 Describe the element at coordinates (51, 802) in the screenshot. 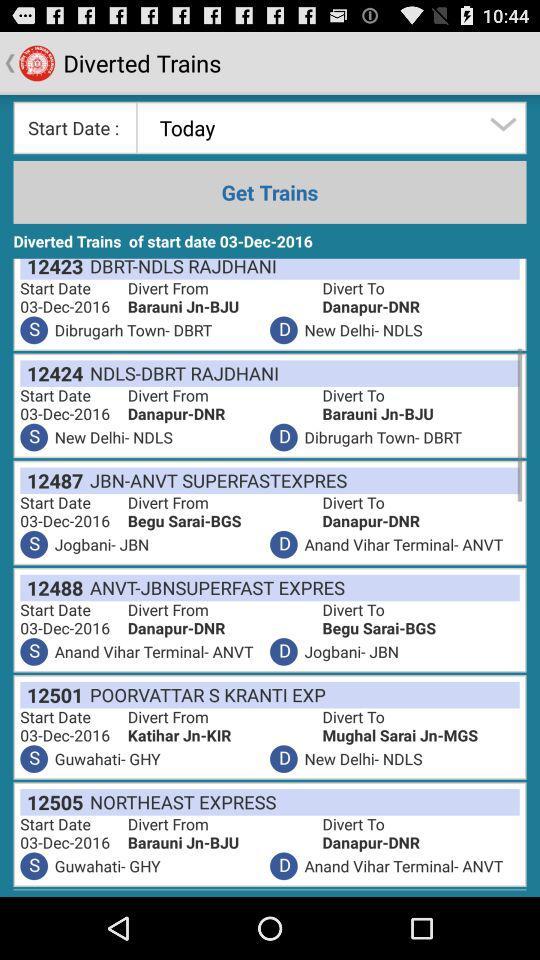

I see `12505` at that location.